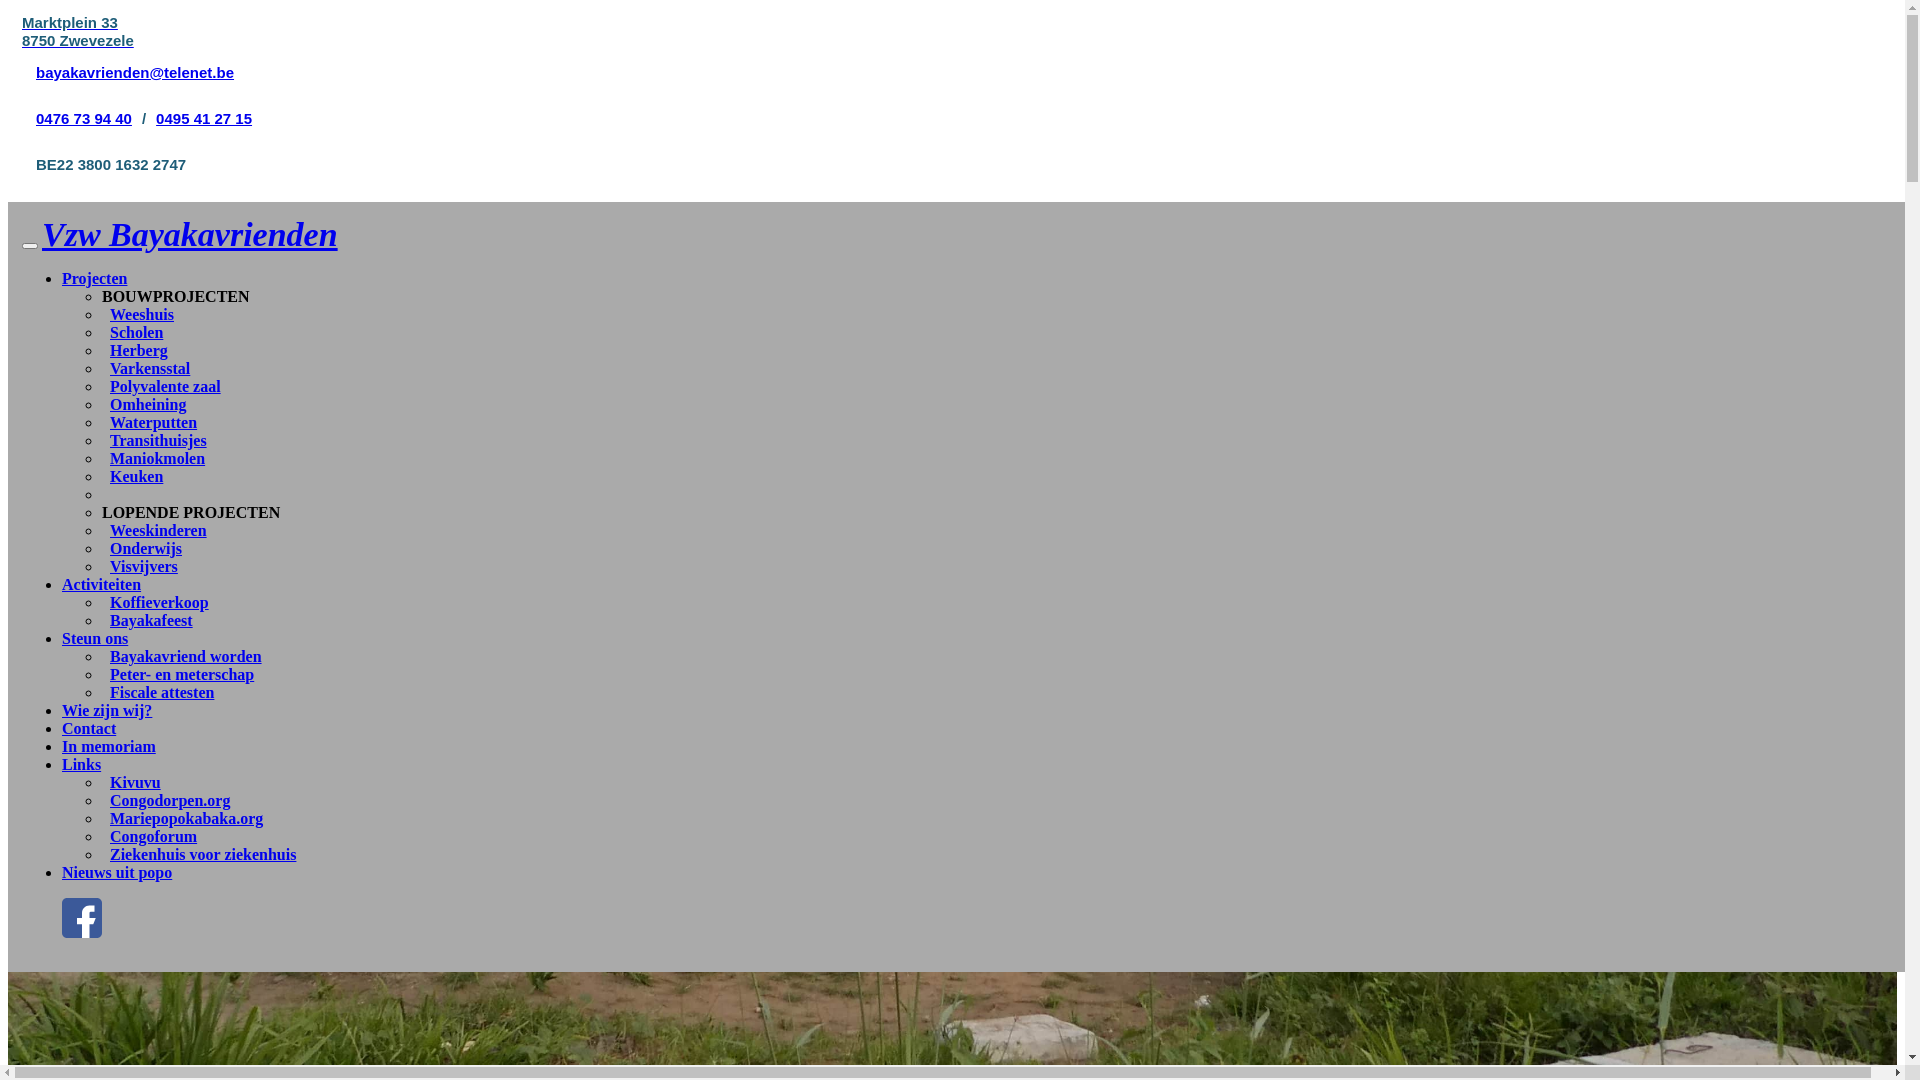  Describe the element at coordinates (148, 836) in the screenshot. I see `'Congoforum'` at that location.